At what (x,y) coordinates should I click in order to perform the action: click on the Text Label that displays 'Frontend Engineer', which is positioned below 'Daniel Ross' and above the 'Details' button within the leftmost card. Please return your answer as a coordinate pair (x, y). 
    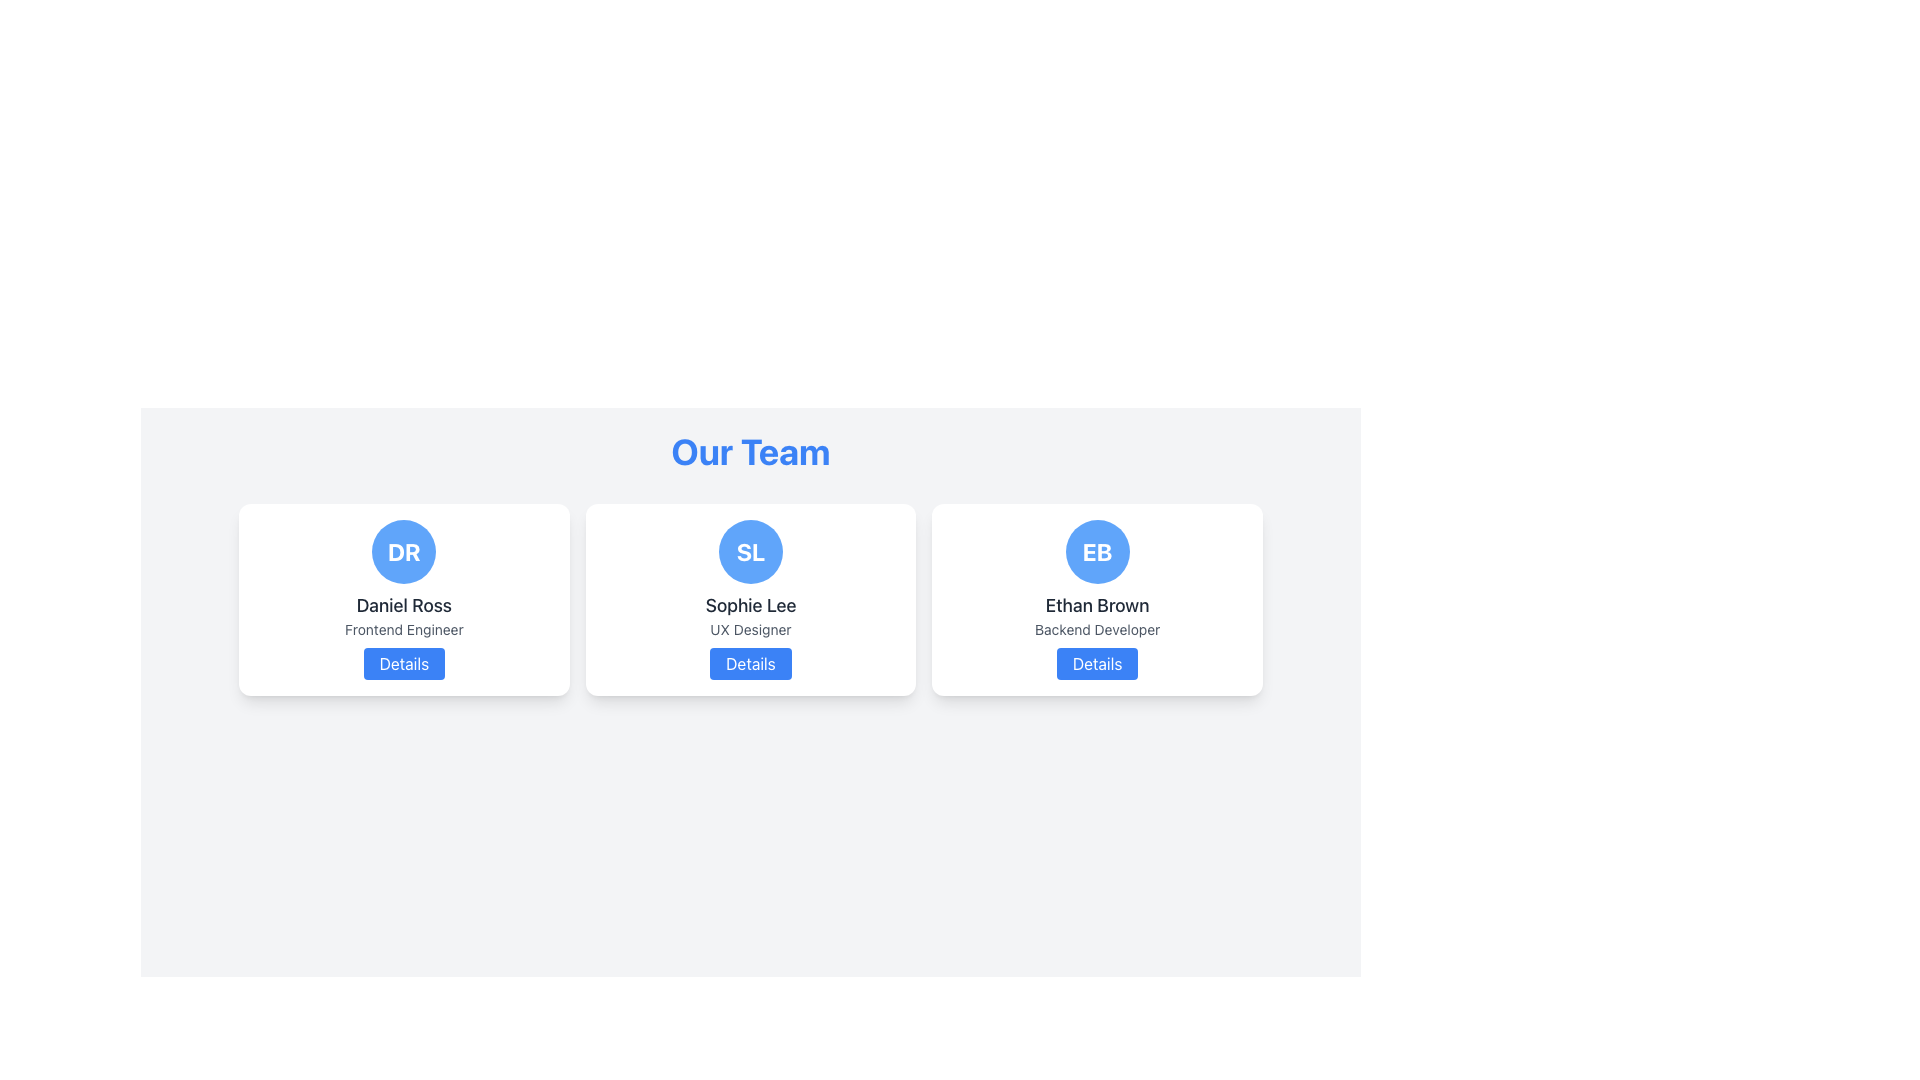
    Looking at the image, I should click on (403, 628).